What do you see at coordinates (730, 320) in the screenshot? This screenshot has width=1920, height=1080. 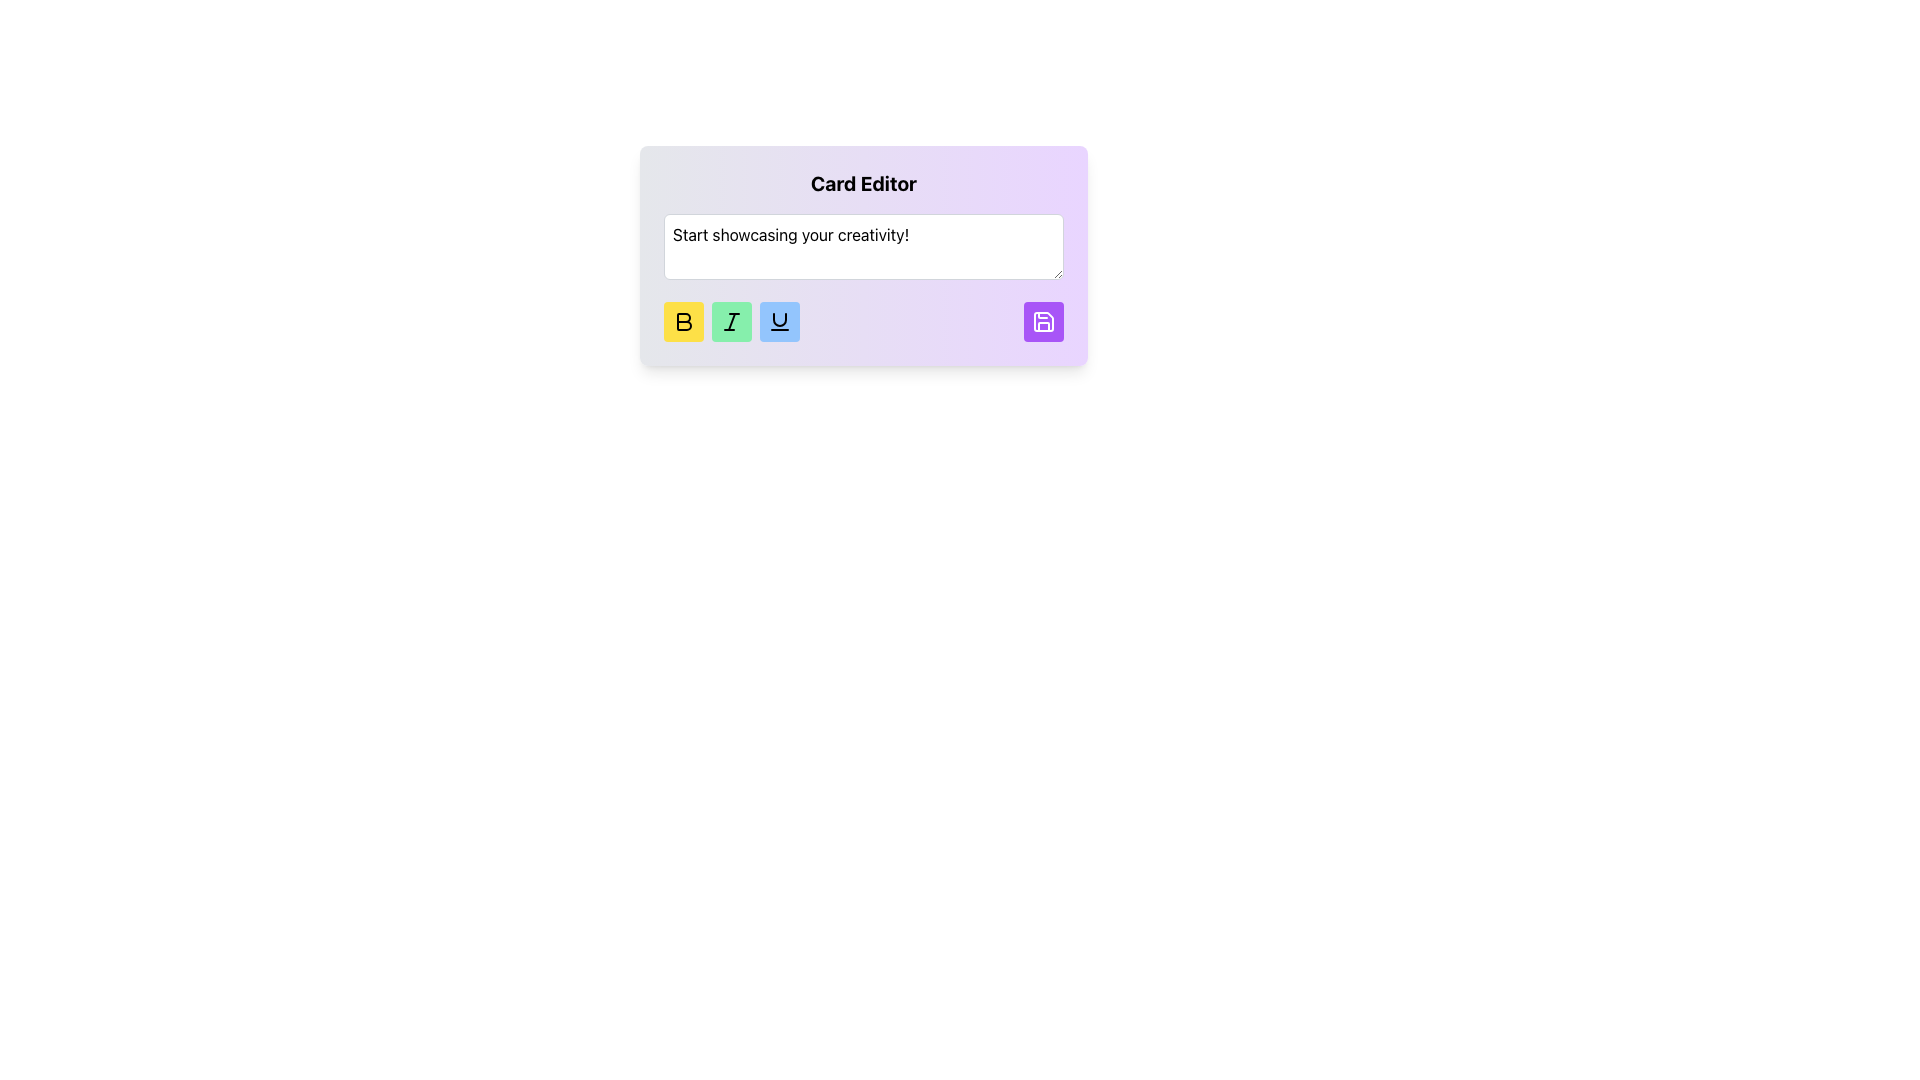 I see `the decorative stroke of the italic icon located in the second position of the toolbar options below the input field` at bounding box center [730, 320].